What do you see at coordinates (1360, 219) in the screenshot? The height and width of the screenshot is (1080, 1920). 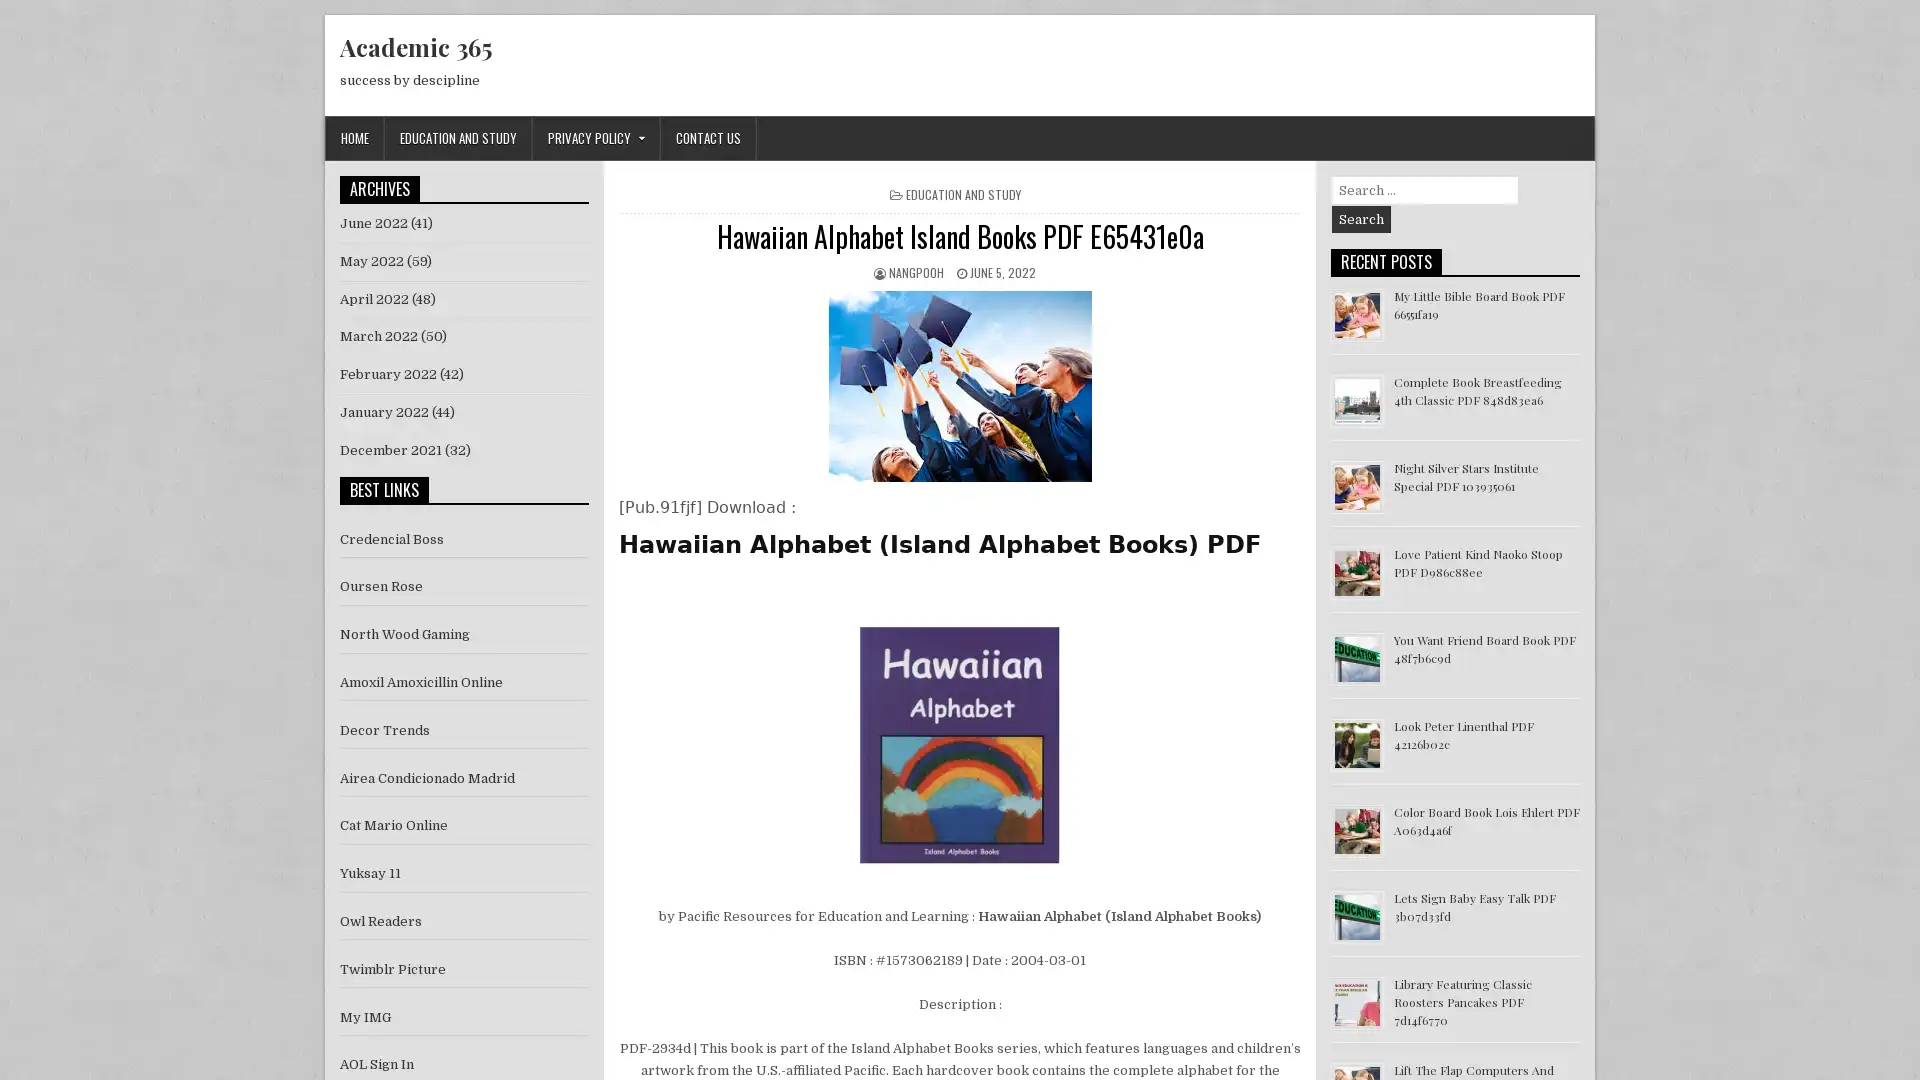 I see `Search` at bounding box center [1360, 219].